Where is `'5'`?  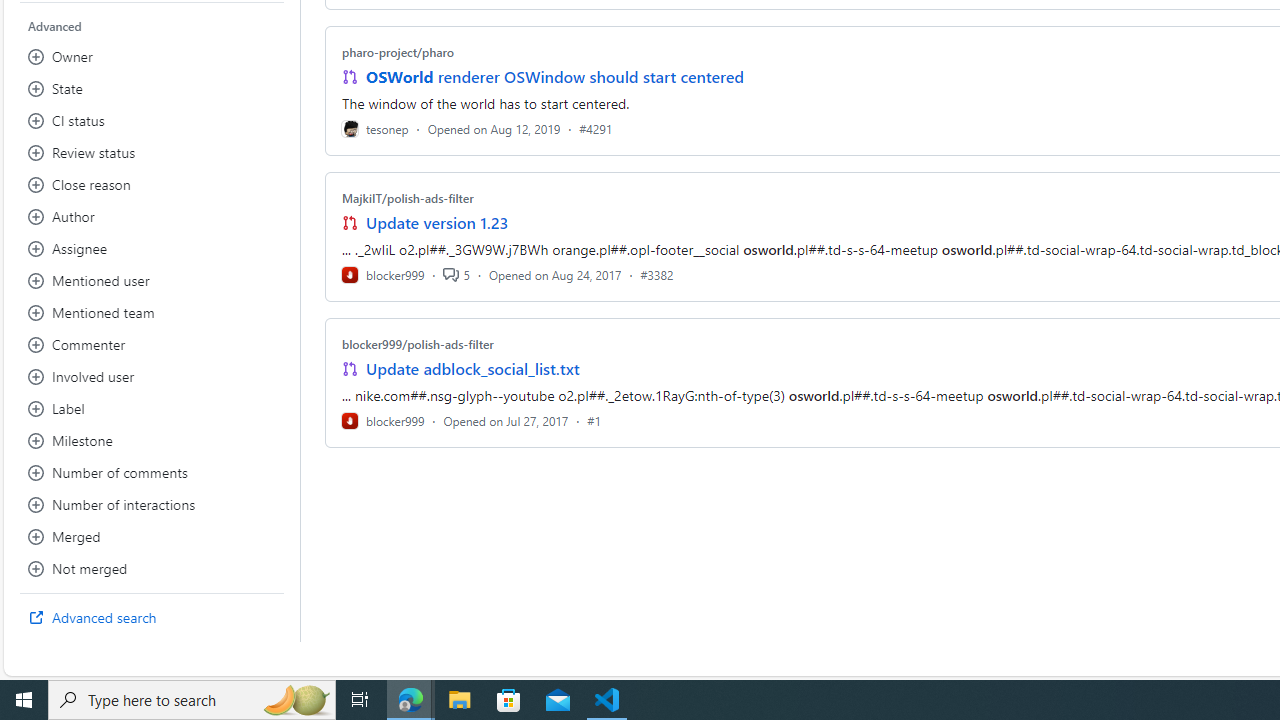
'5' is located at coordinates (455, 274).